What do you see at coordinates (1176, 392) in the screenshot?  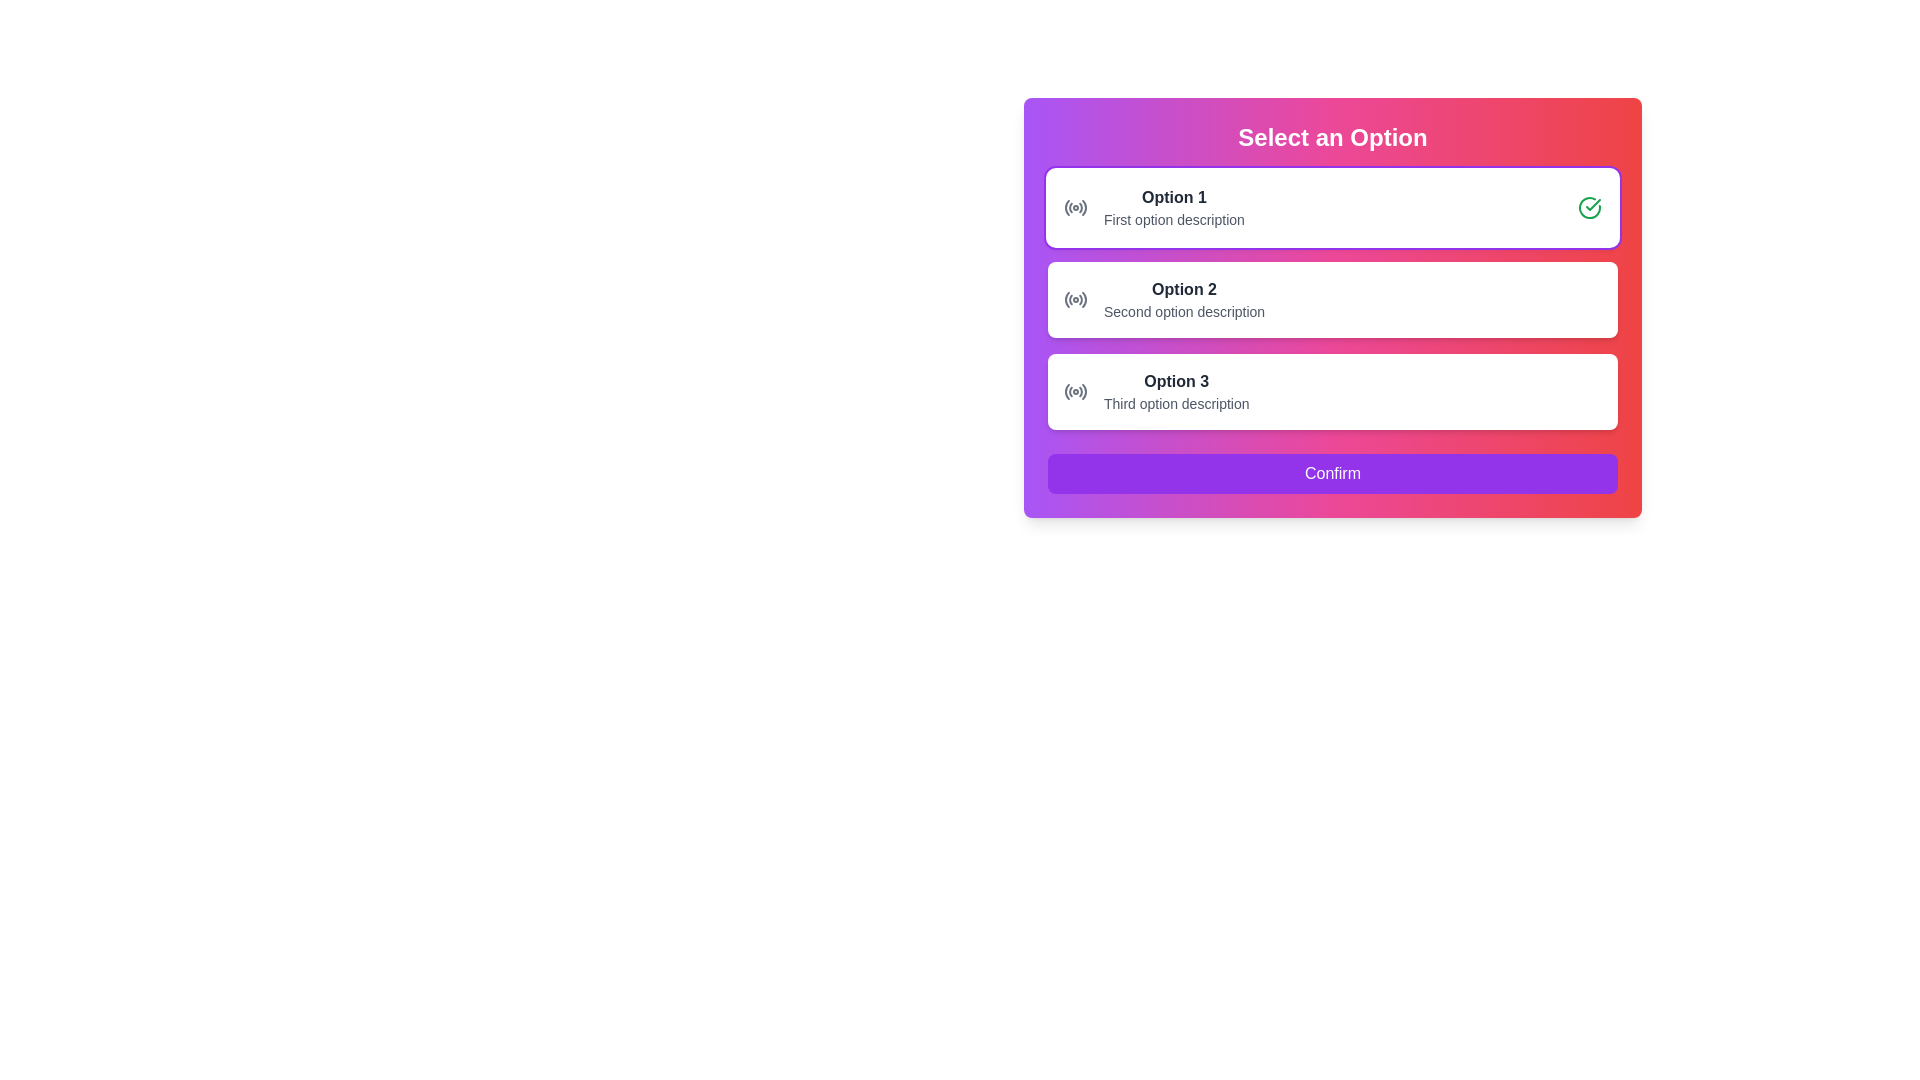 I see `the text display element that shows 'Option 3' in bold and 'Third option description' below it, located in the third selectable option of the group` at bounding box center [1176, 392].